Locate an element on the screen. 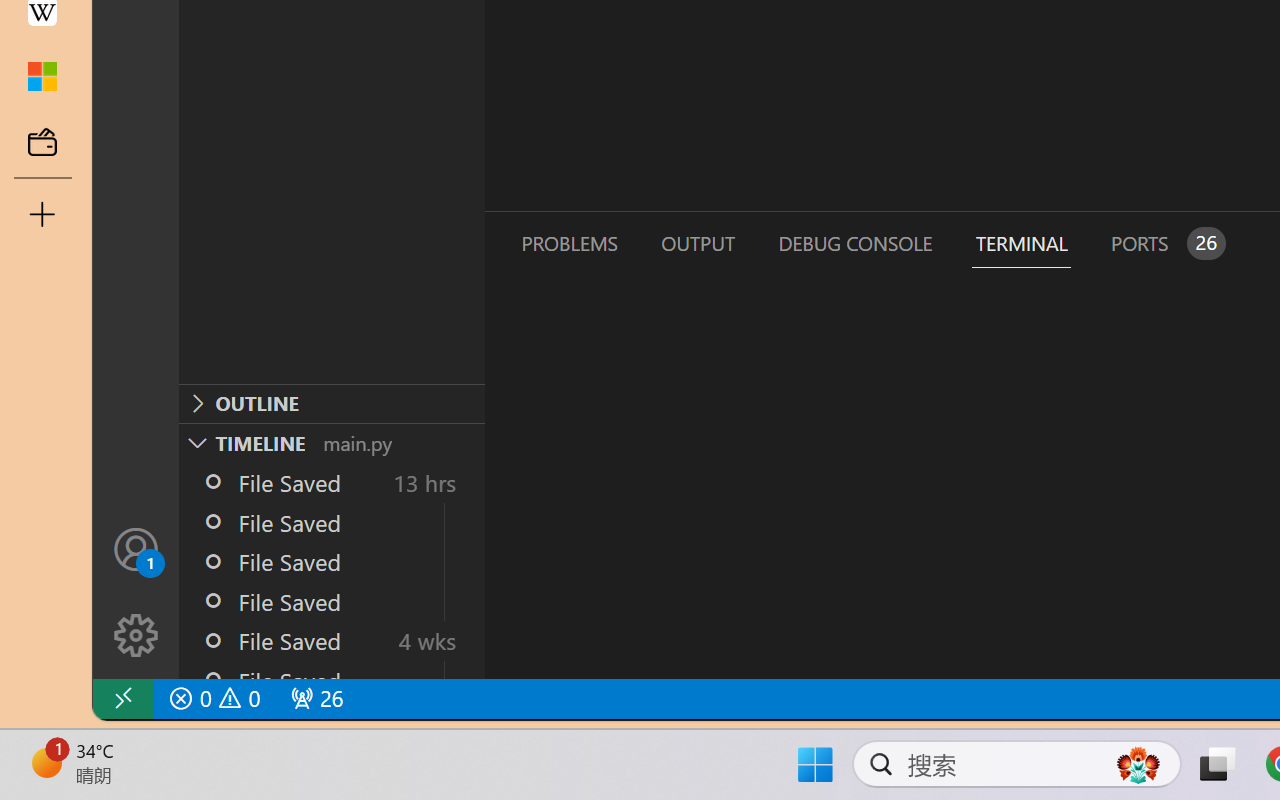  'Manage' is located at coordinates (134, 634).